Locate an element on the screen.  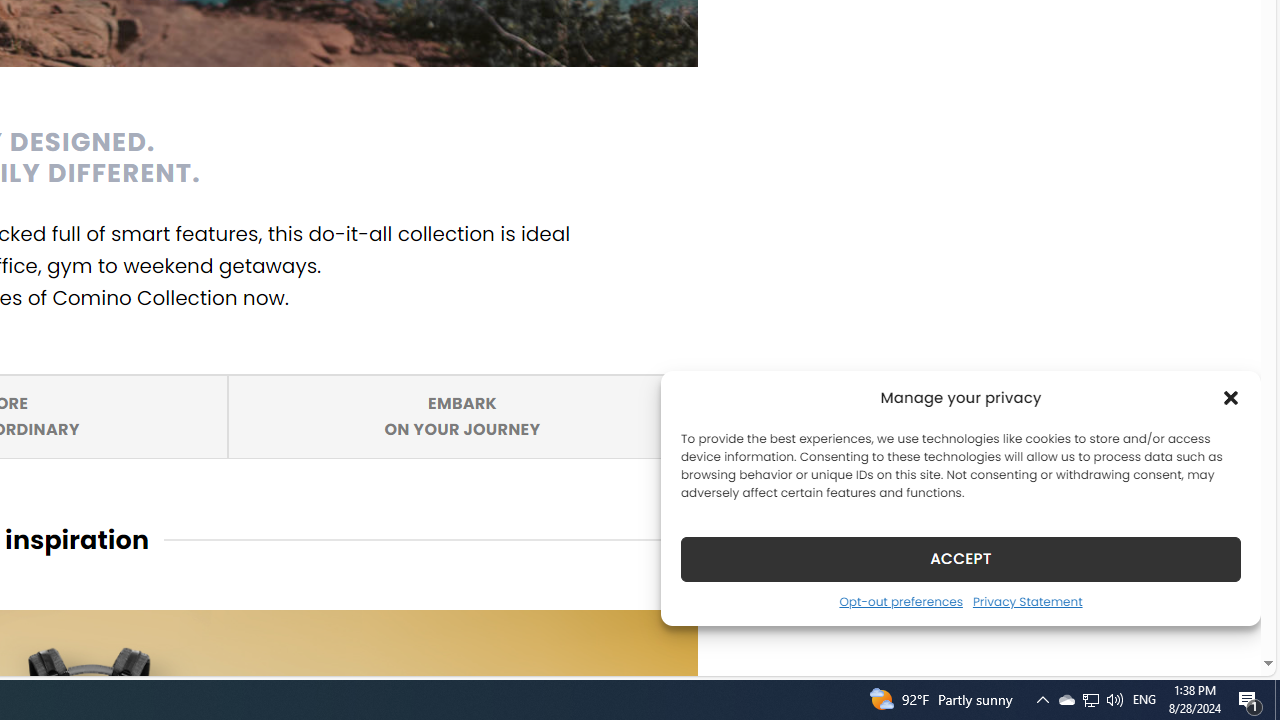
'Opt-out preferences' is located at coordinates (899, 600).